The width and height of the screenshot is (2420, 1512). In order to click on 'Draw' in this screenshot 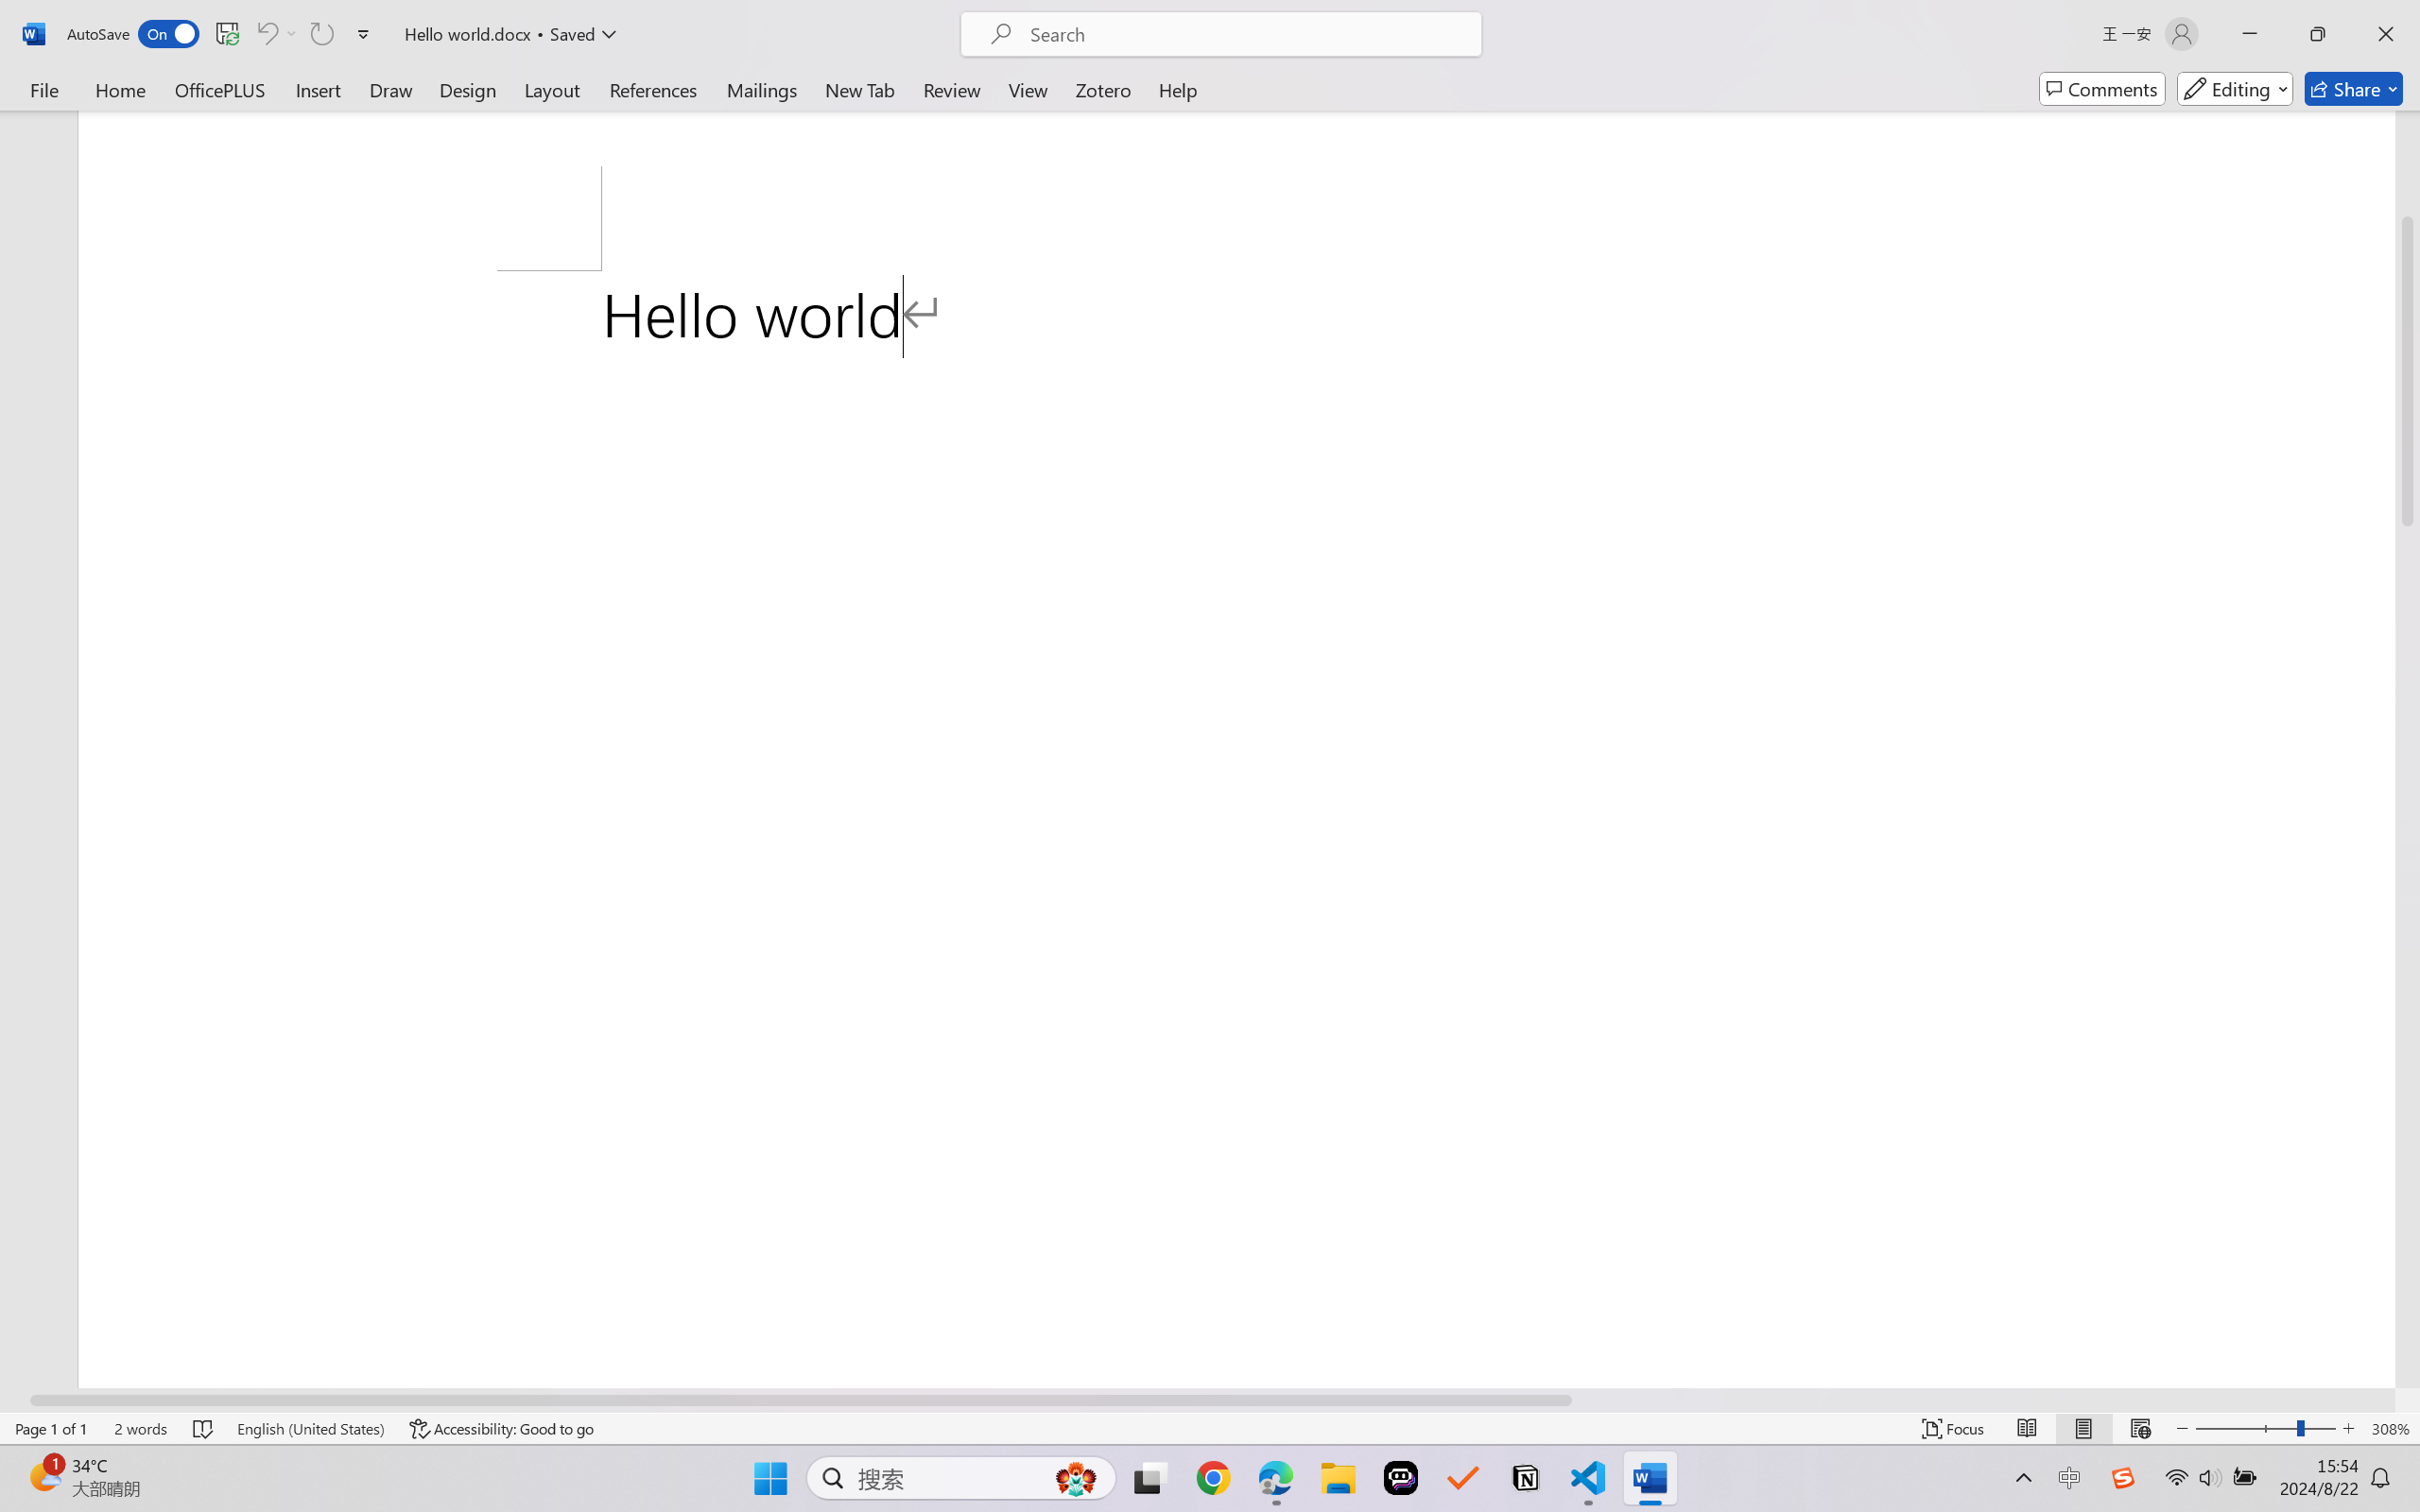, I will do `click(391, 88)`.